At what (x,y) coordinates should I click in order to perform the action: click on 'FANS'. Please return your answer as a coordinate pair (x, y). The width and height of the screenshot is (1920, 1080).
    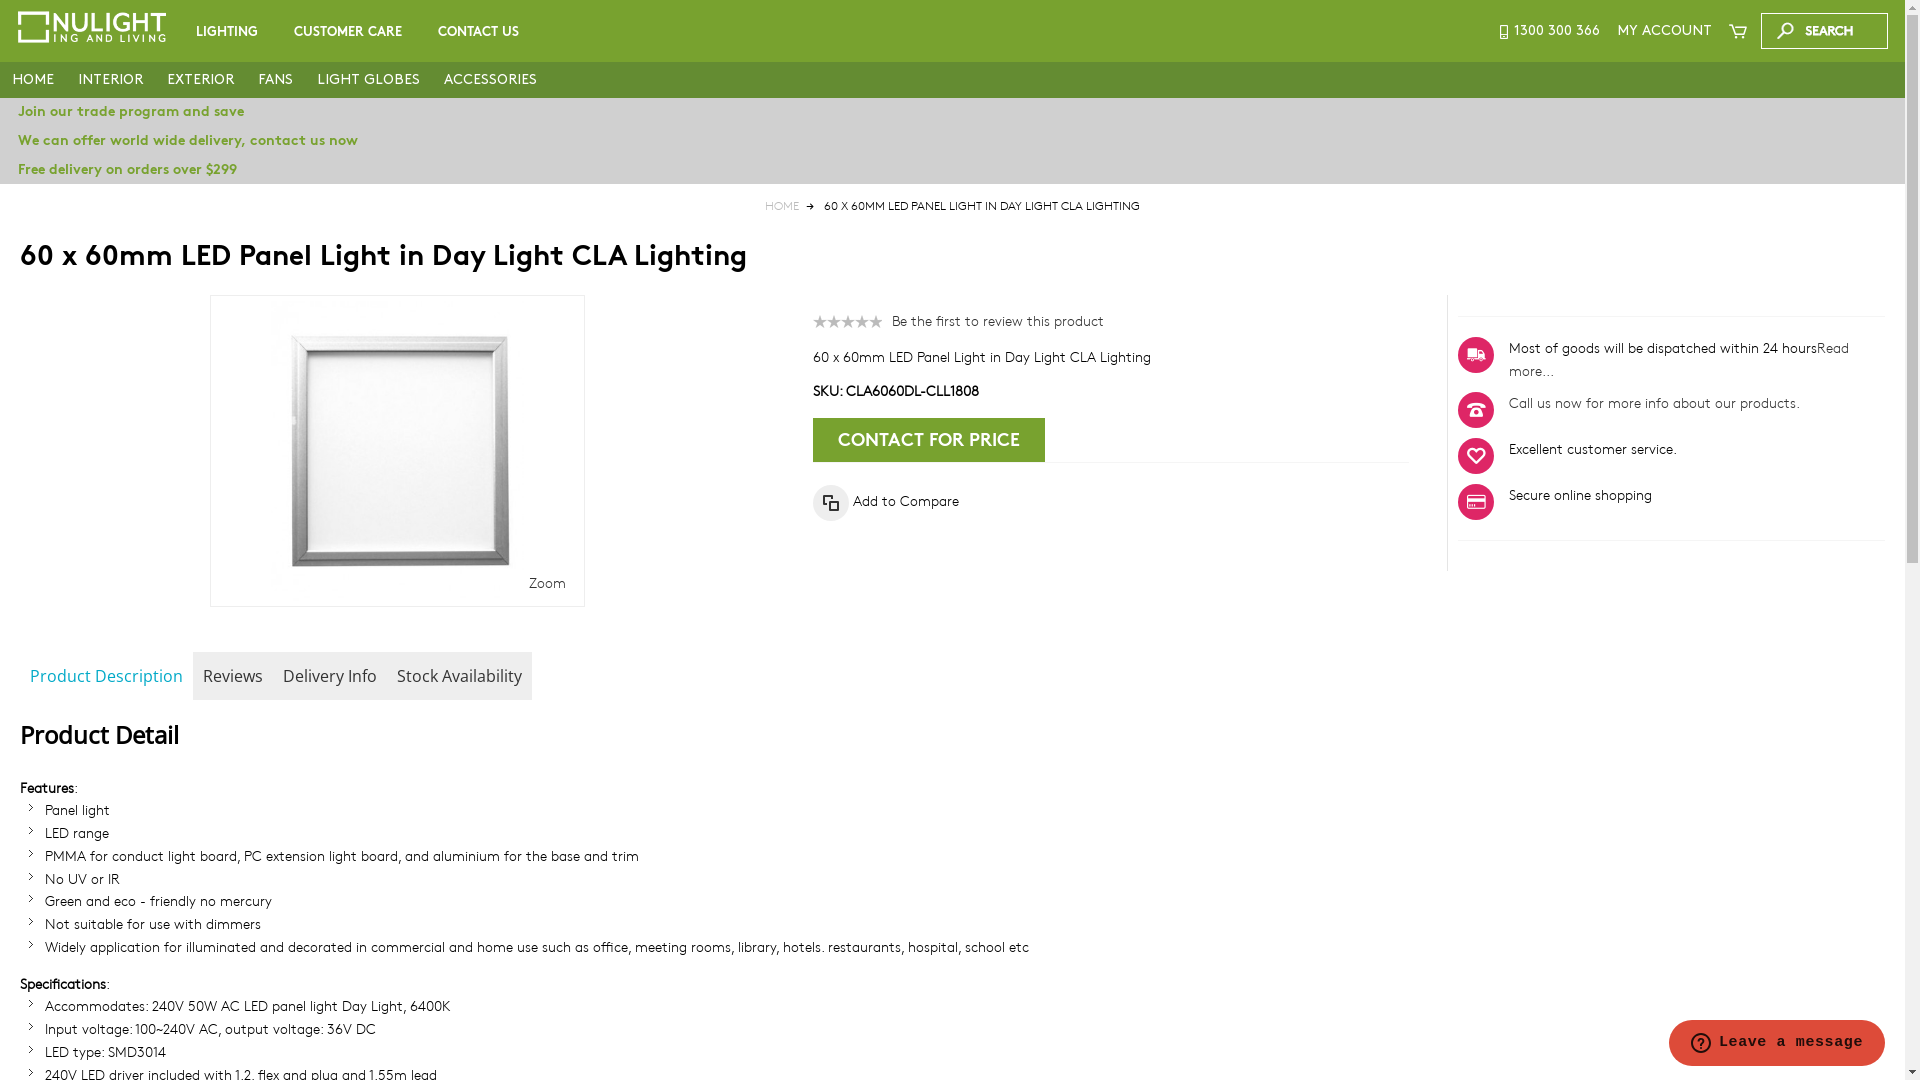
    Looking at the image, I should click on (244, 79).